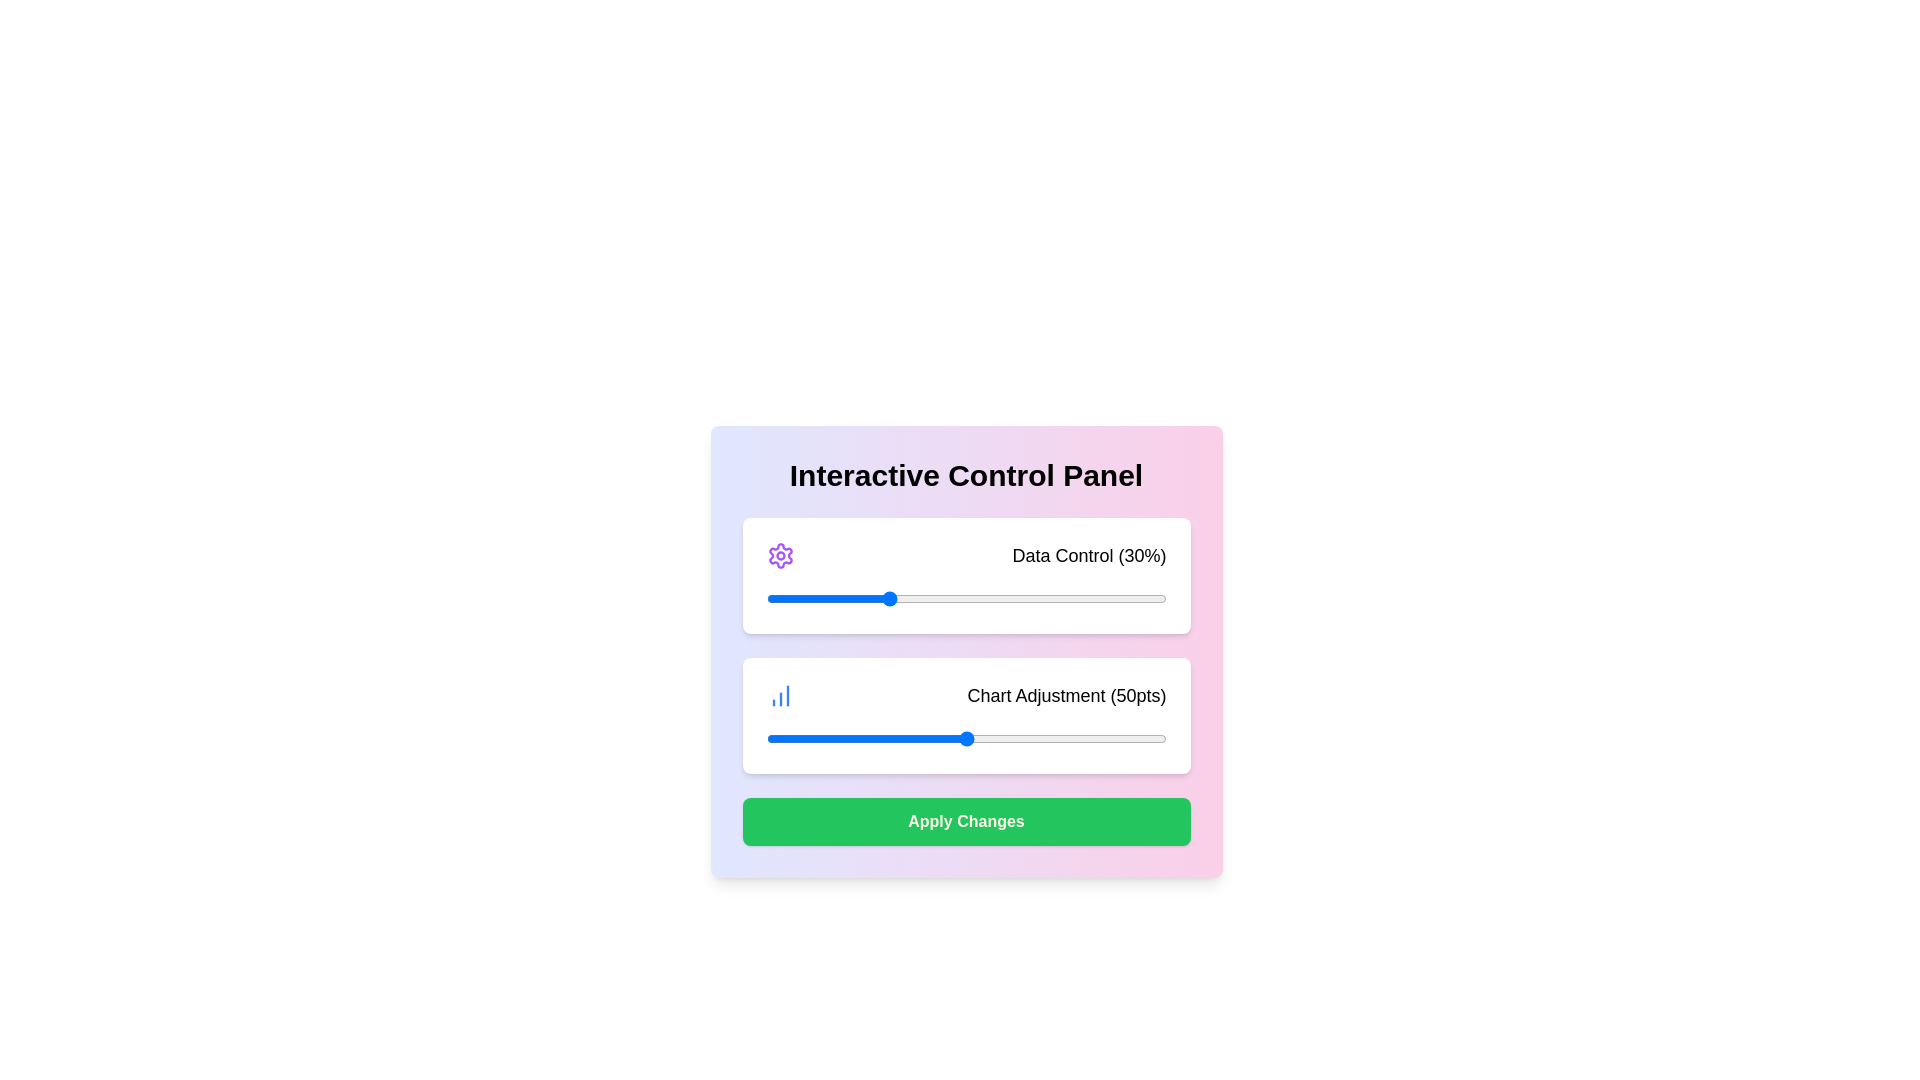 The image size is (1920, 1080). Describe the element at coordinates (870, 739) in the screenshot. I see `the 'Chart Adjustment' slider to a value of 26 points` at that location.